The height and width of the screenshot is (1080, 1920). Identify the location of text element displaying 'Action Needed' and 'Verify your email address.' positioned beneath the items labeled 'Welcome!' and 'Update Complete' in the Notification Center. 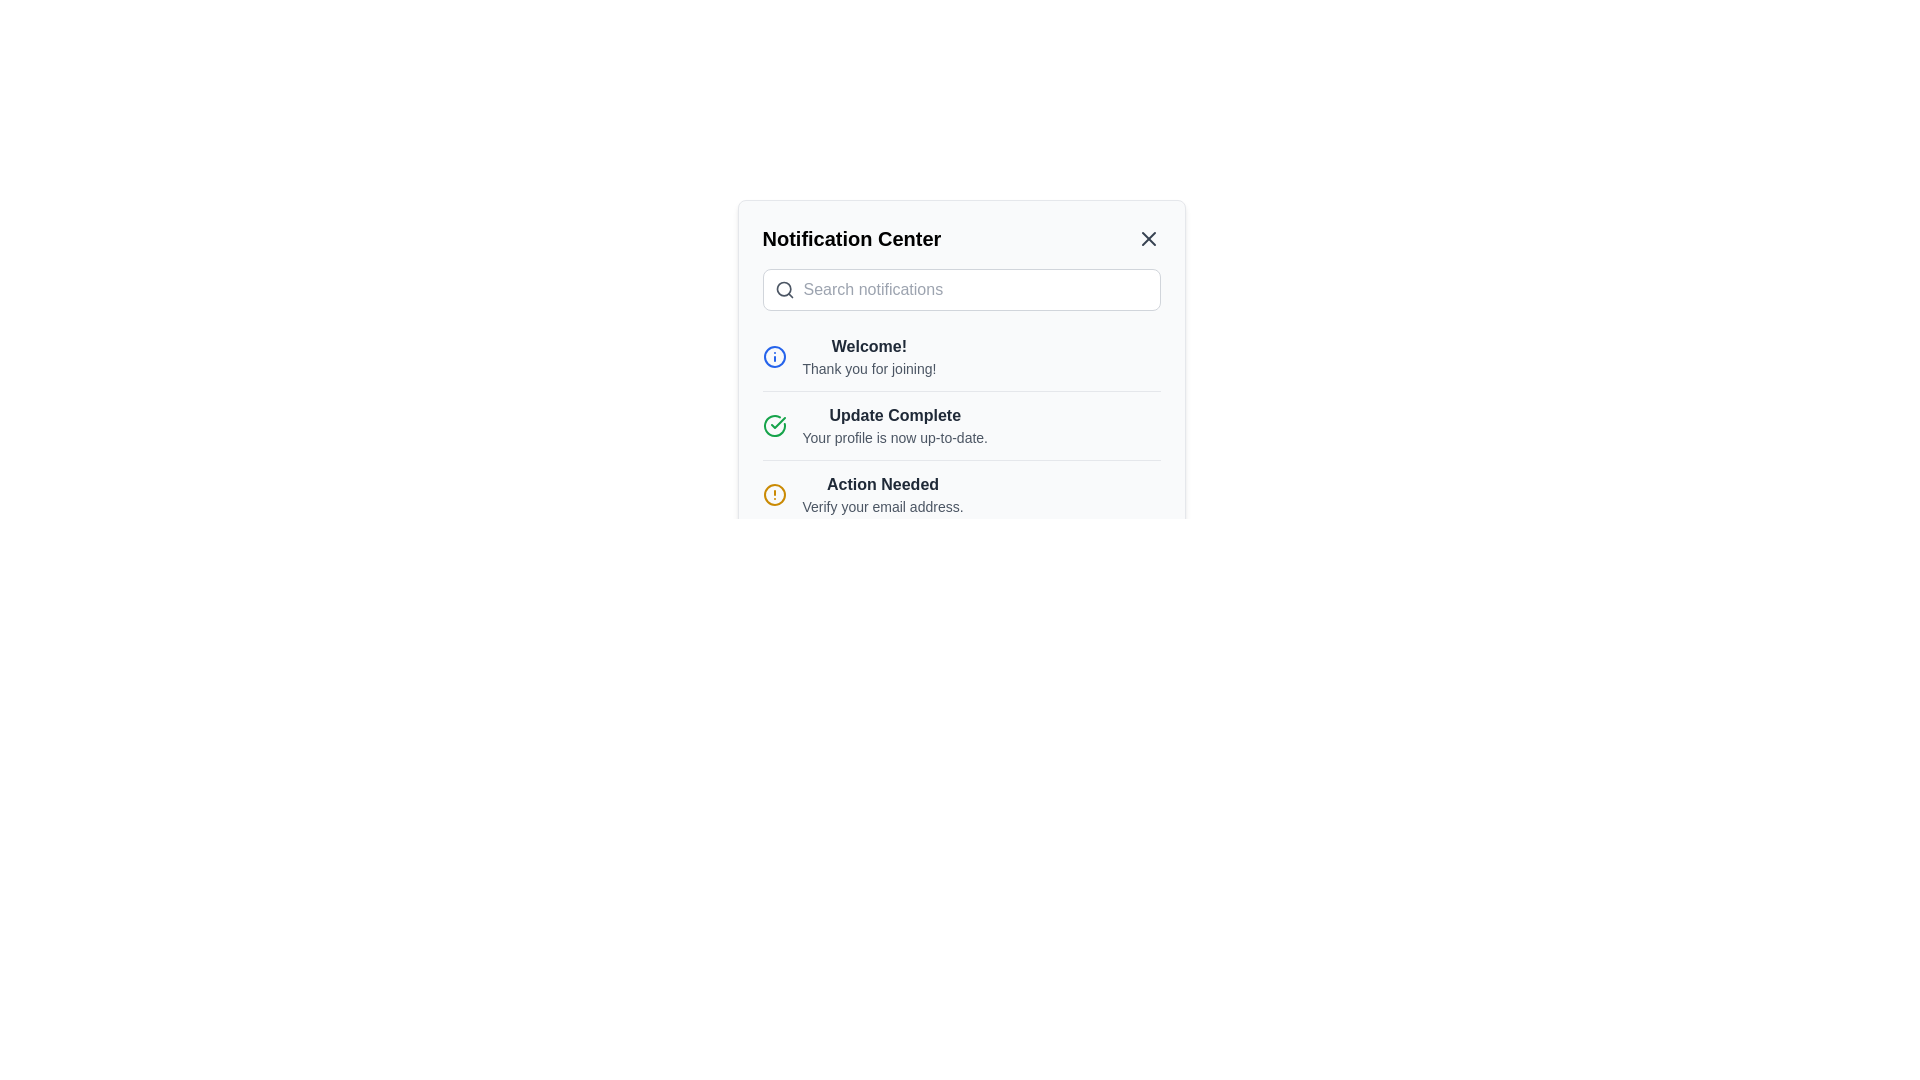
(882, 494).